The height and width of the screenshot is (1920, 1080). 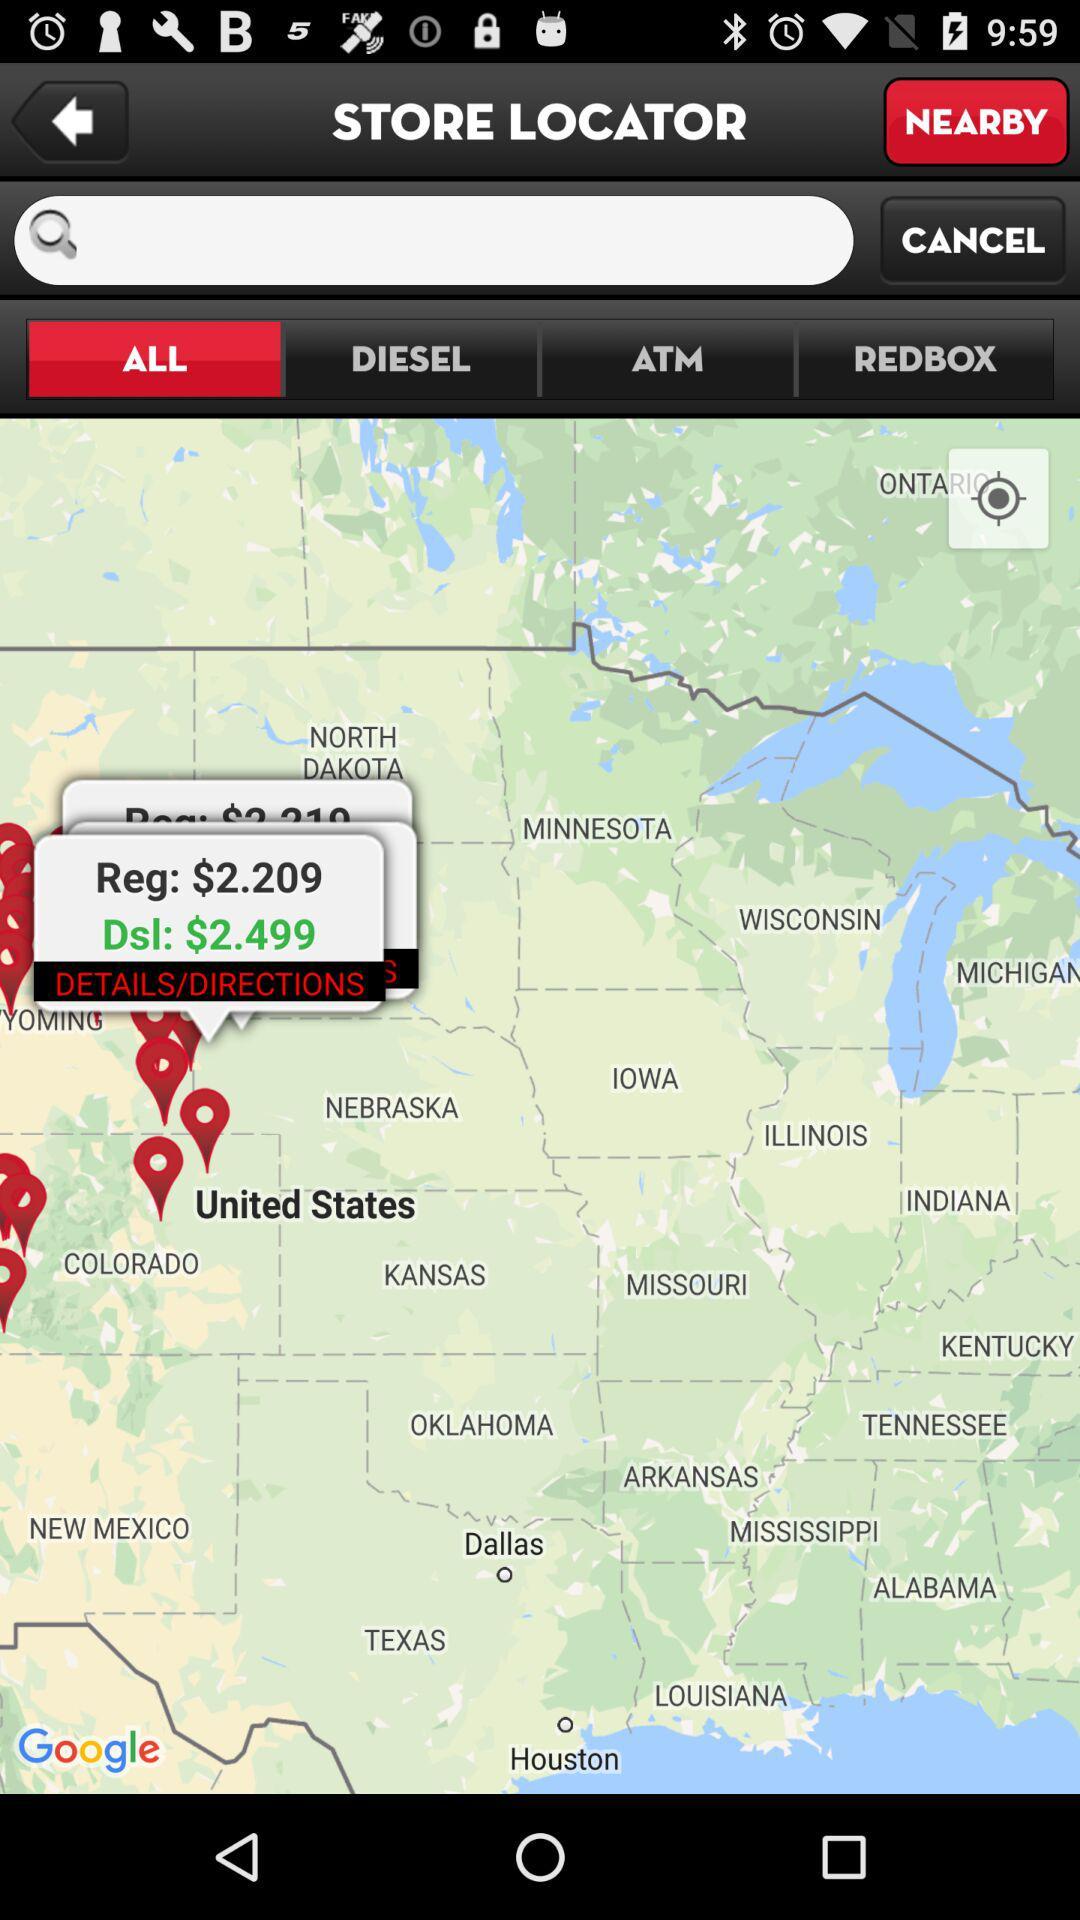 What do you see at coordinates (924, 359) in the screenshot?
I see `redbox` at bounding box center [924, 359].